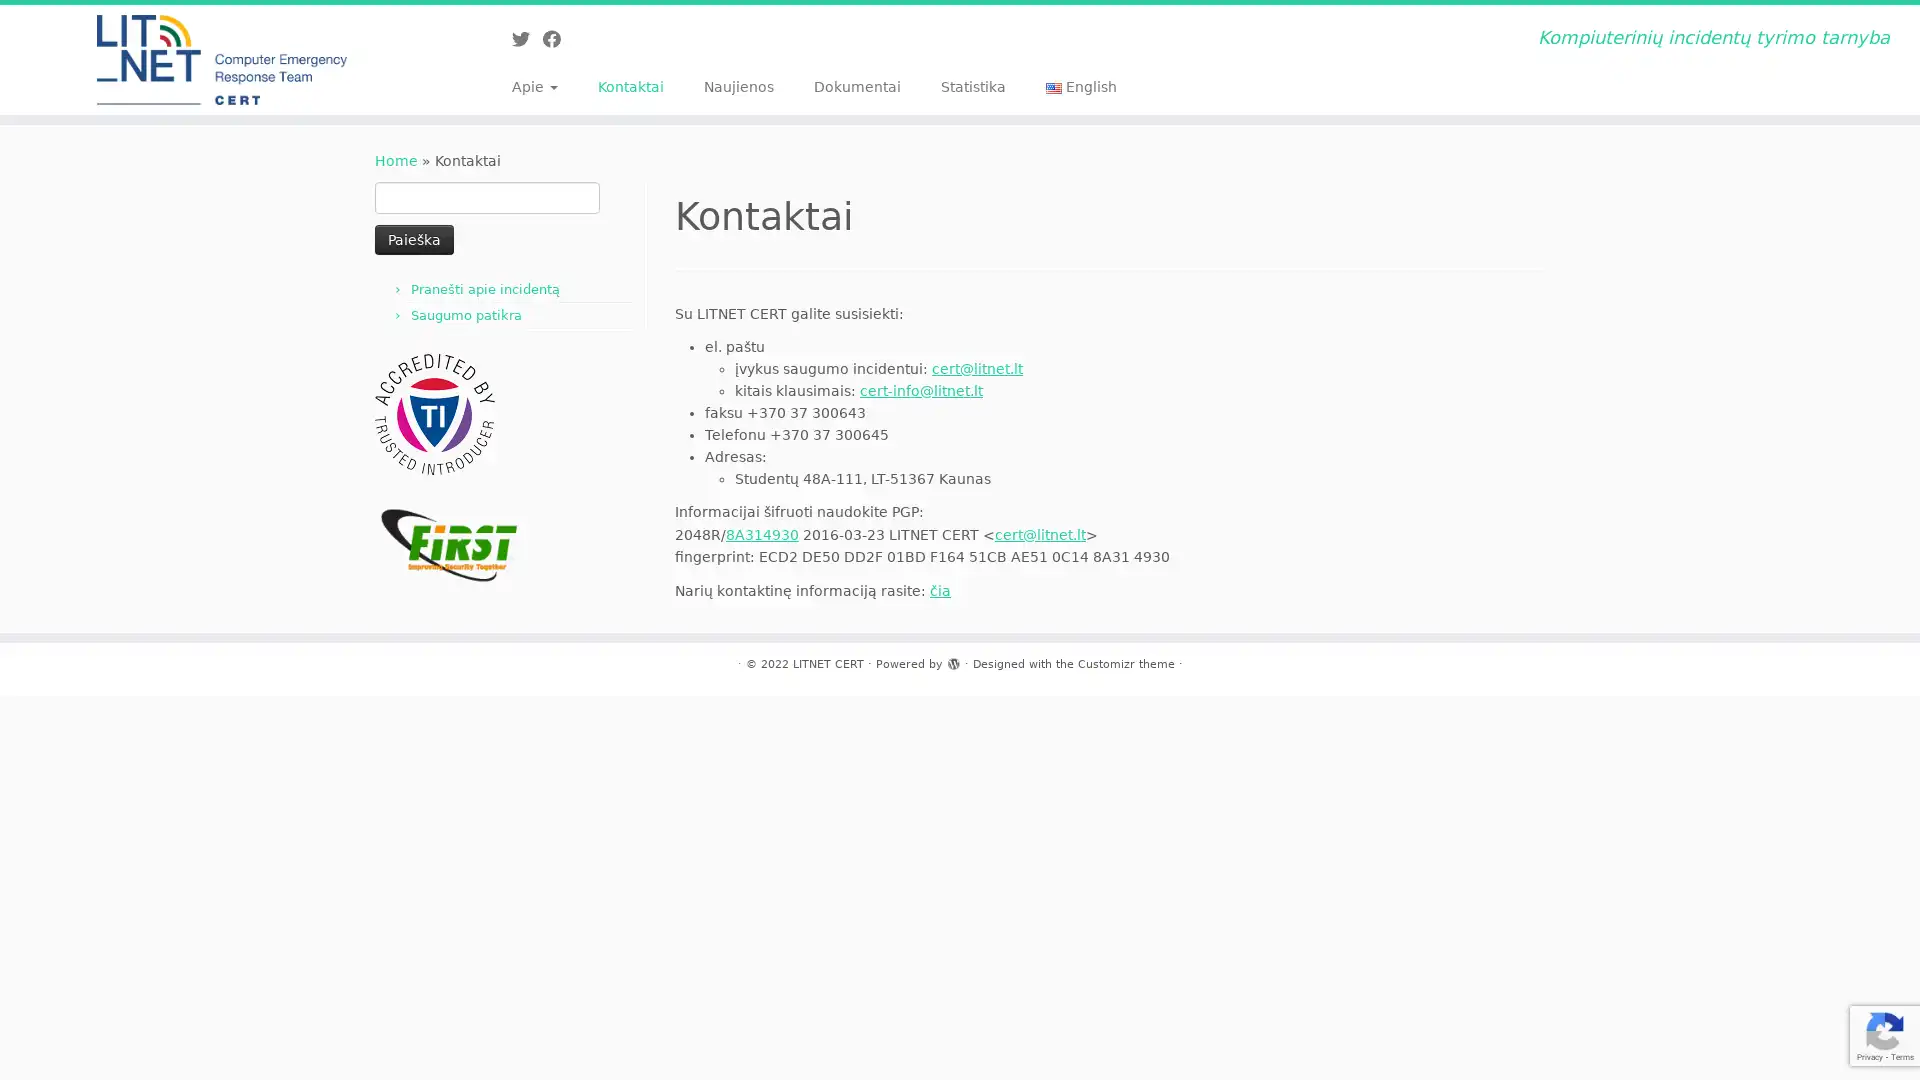 The image size is (1920, 1080). Describe the element at coordinates (413, 238) in the screenshot. I see `Paieska` at that location.